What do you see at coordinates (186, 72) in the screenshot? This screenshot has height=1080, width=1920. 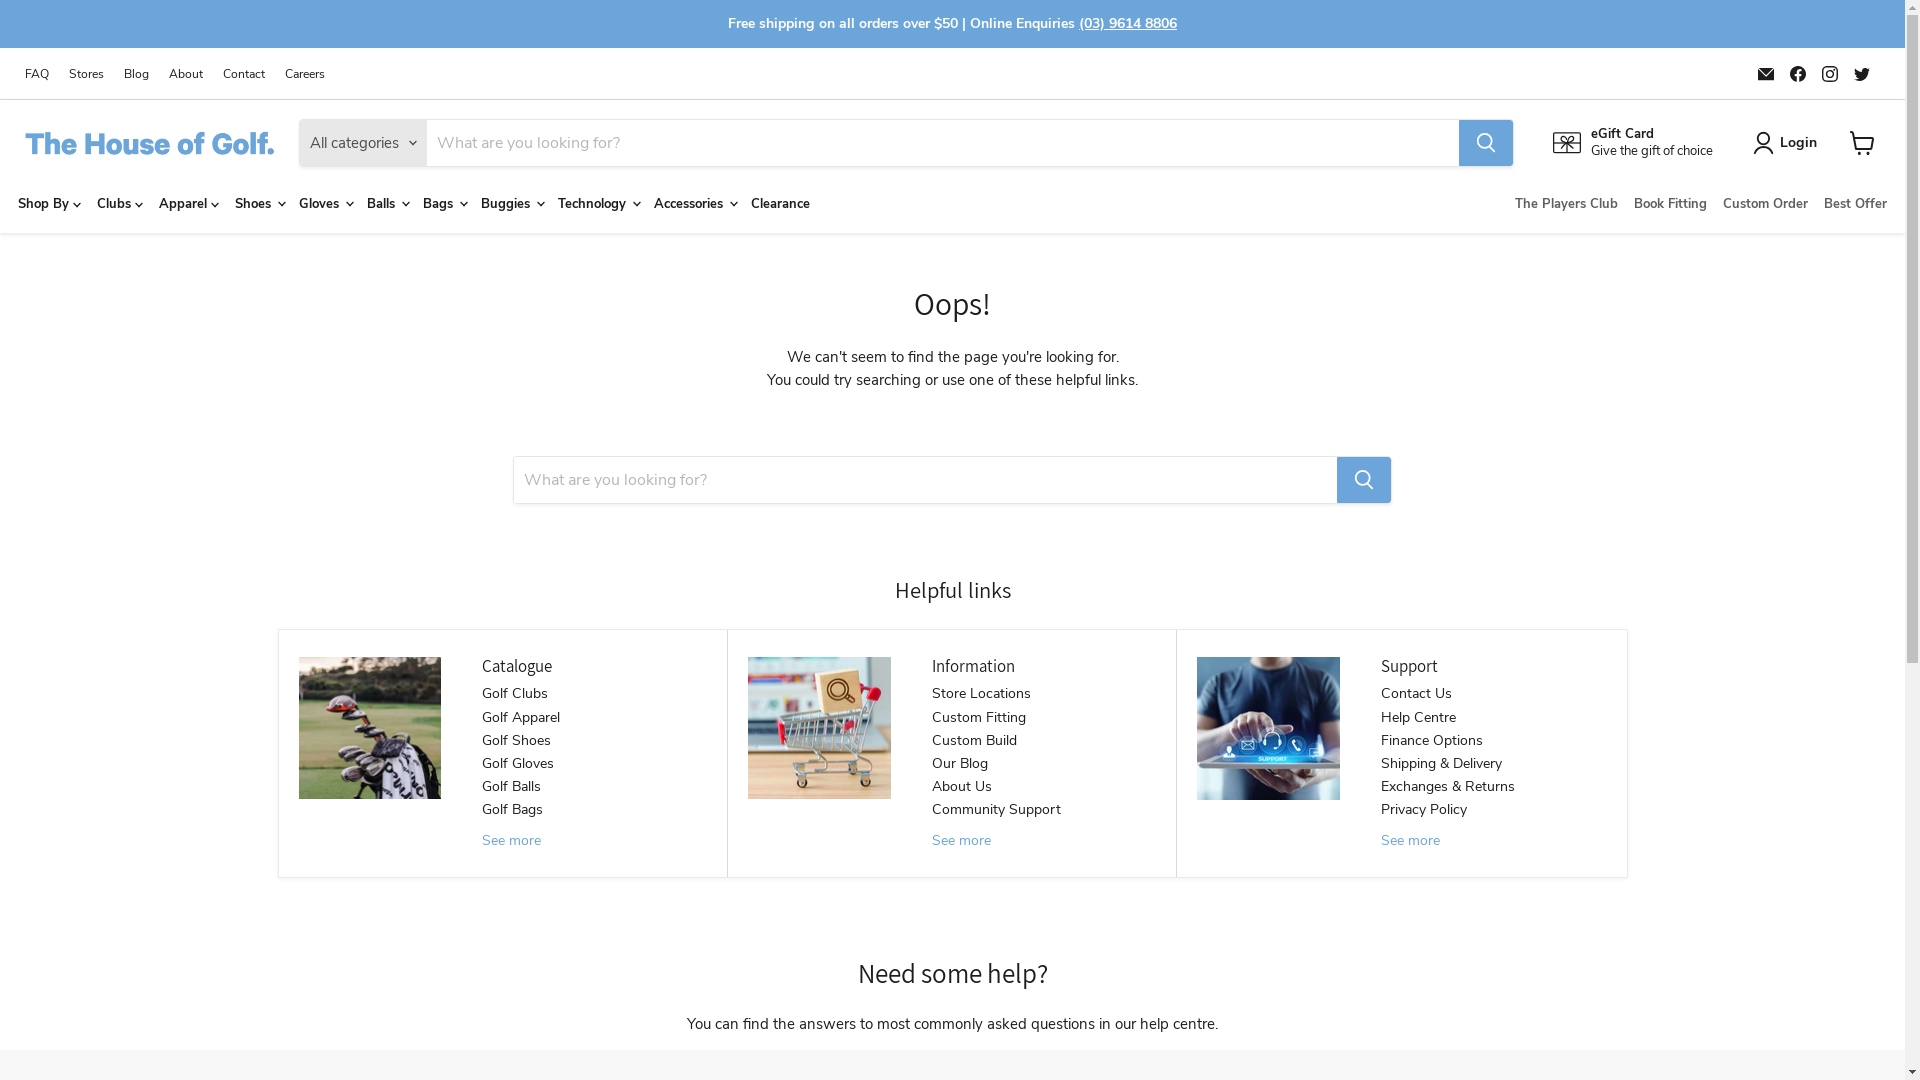 I see `'About'` at bounding box center [186, 72].